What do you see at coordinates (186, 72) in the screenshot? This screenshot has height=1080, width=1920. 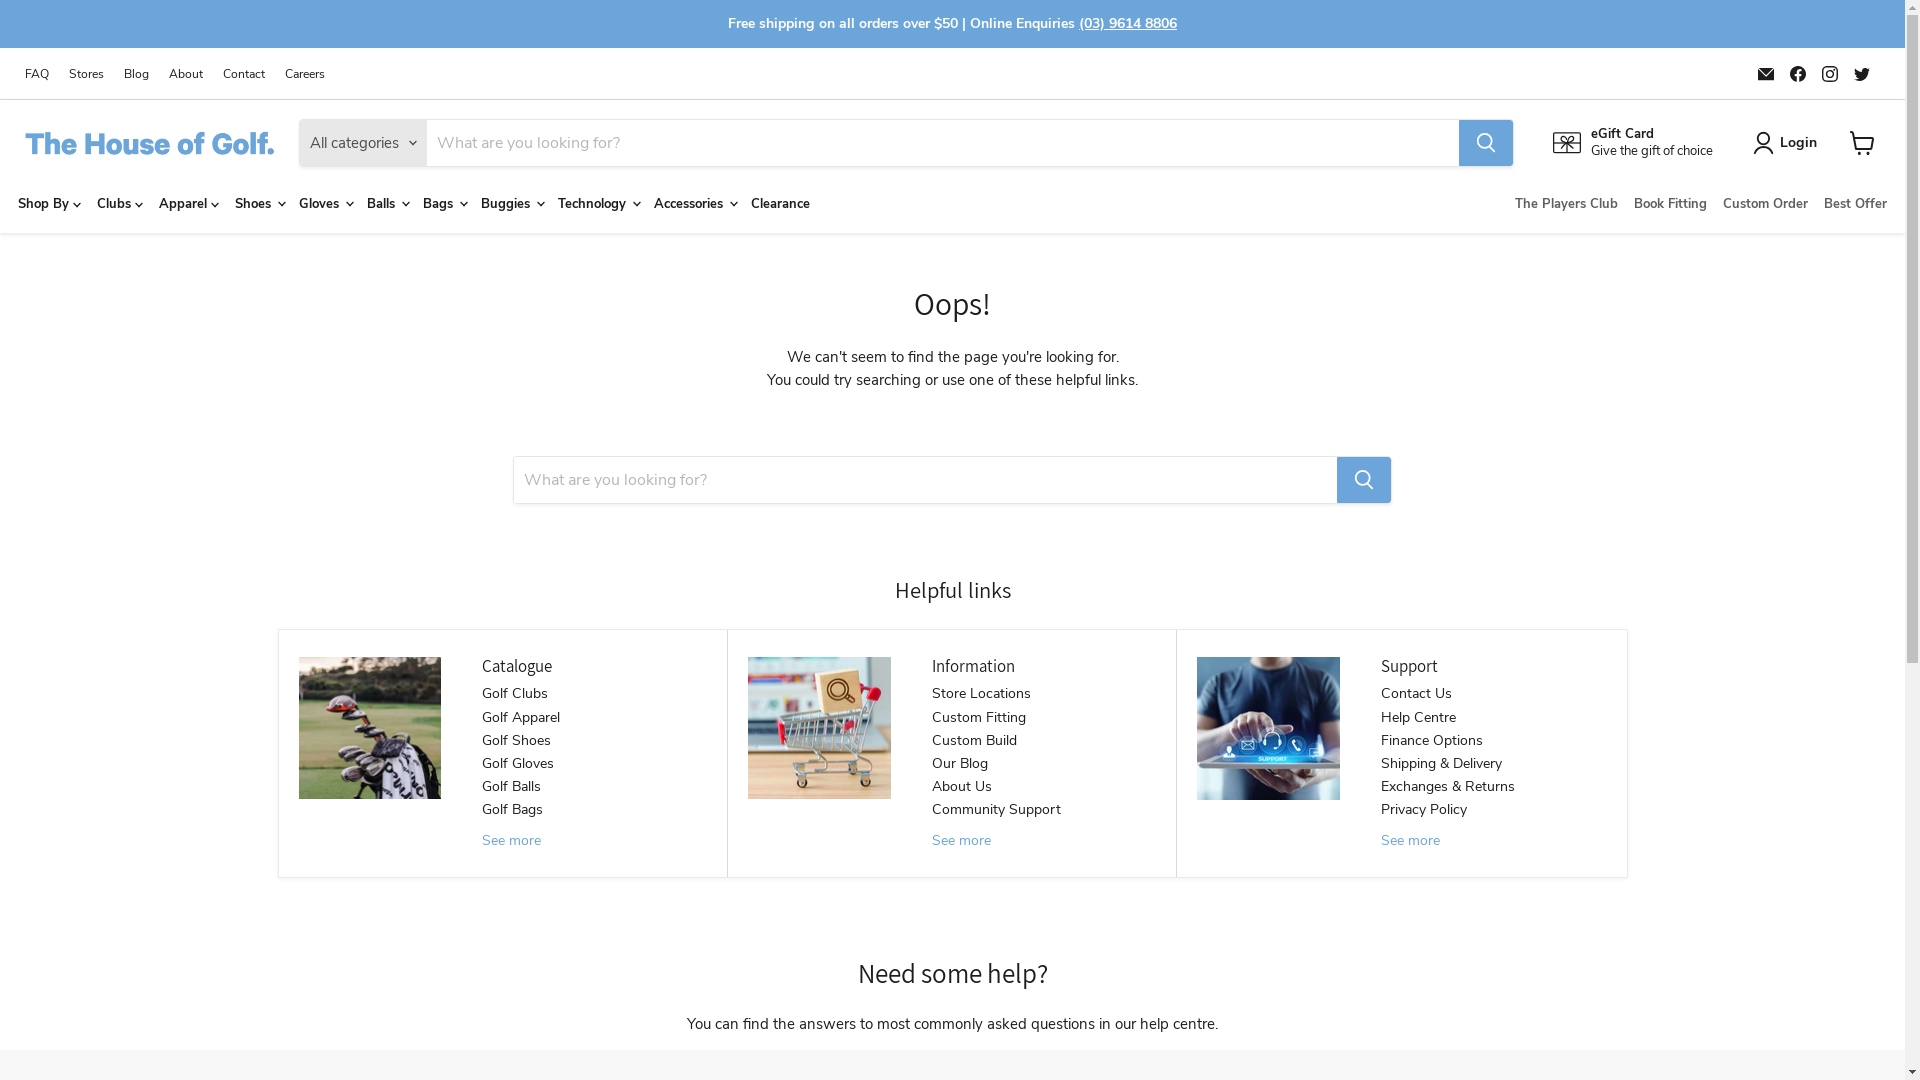 I see `'About'` at bounding box center [186, 72].